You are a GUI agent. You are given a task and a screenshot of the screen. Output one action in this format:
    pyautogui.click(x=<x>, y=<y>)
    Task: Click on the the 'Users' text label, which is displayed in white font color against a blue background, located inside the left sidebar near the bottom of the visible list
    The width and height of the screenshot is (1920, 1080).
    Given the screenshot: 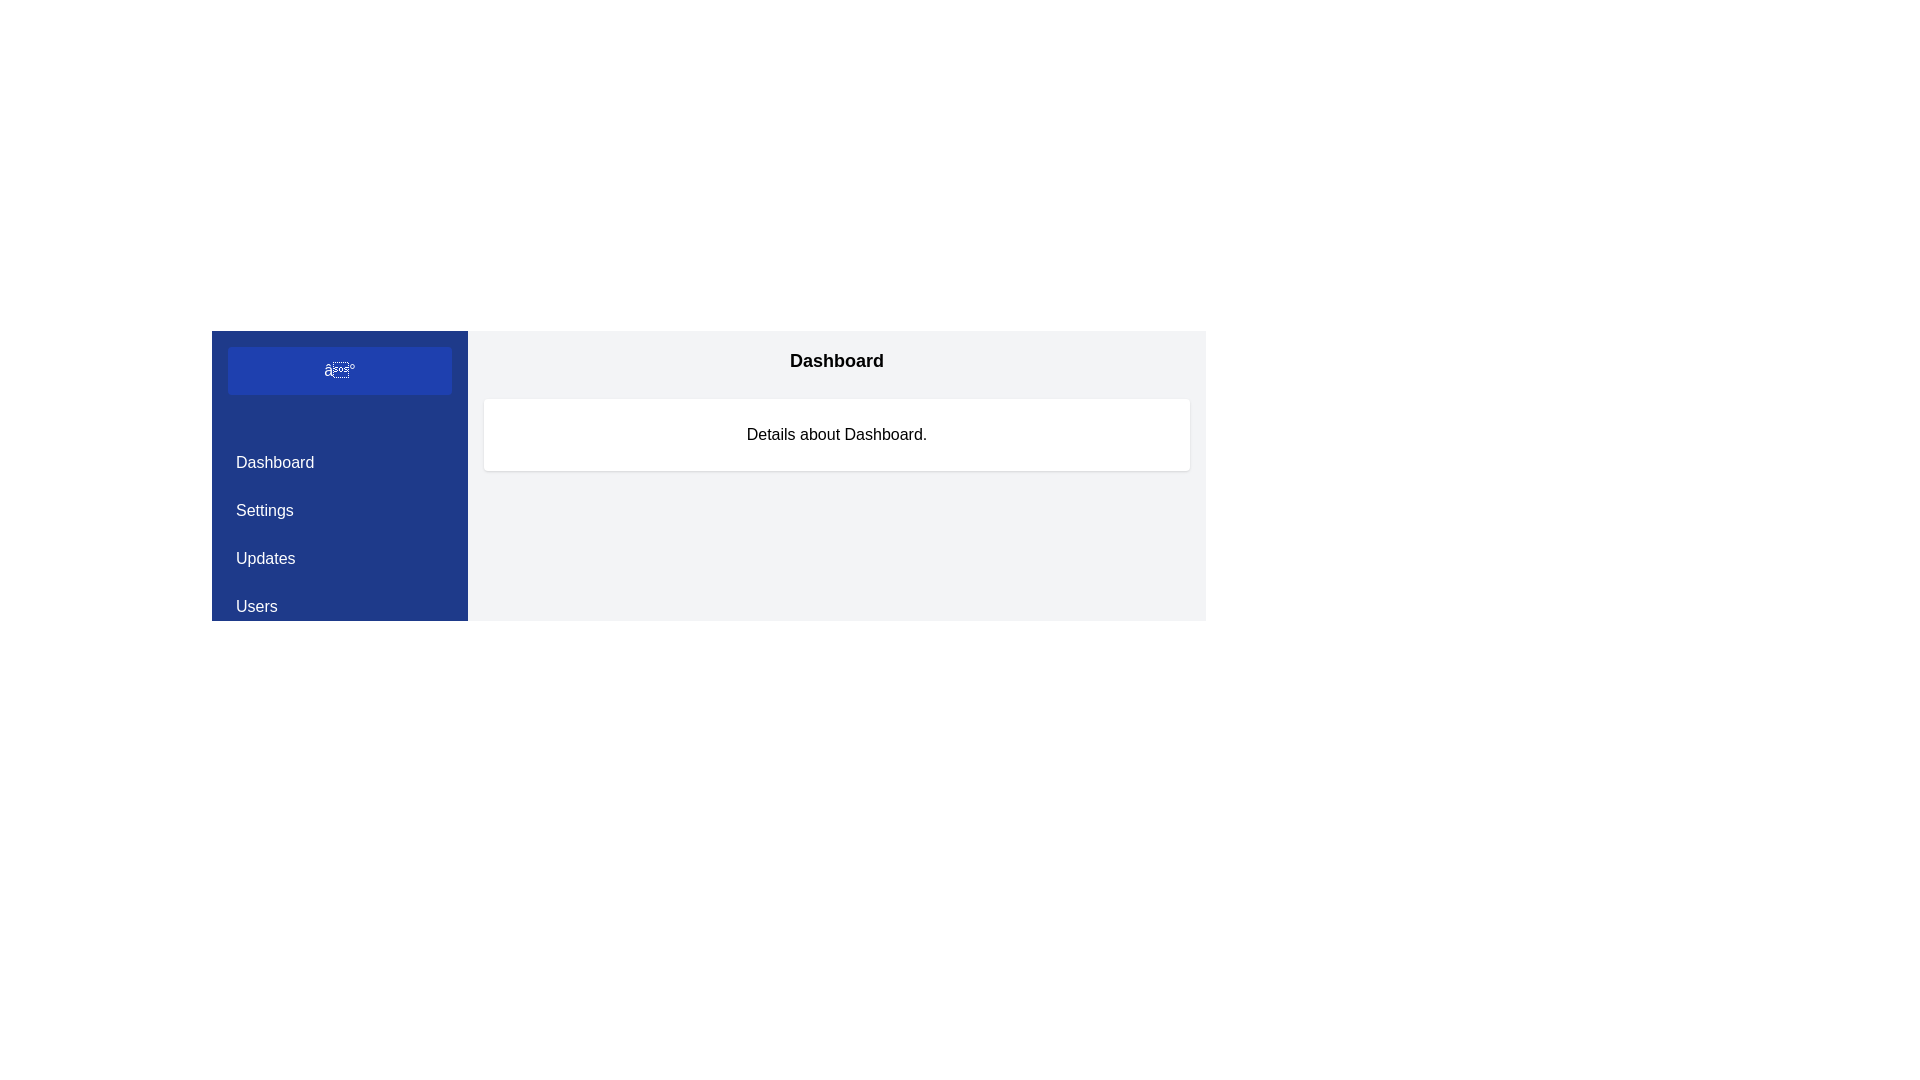 What is the action you would take?
    pyautogui.click(x=255, y=605)
    